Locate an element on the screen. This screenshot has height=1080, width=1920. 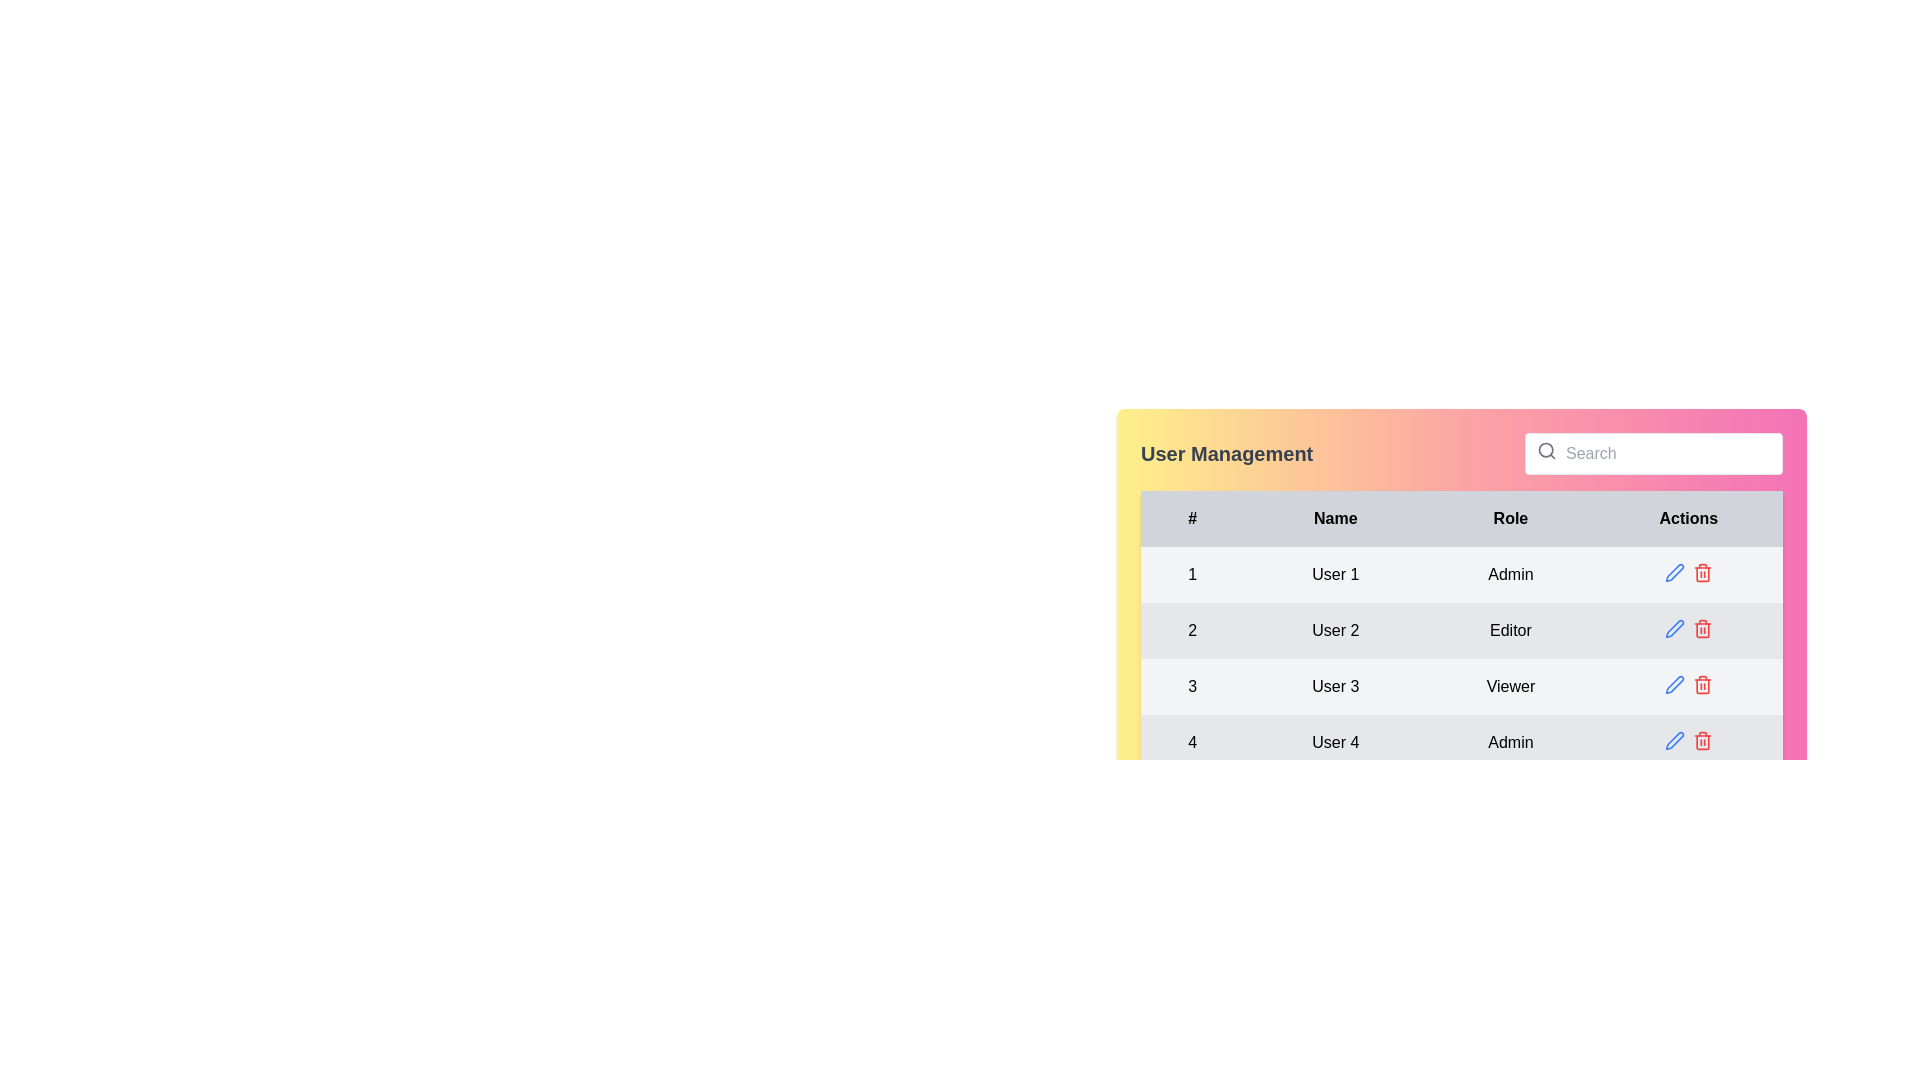
the text content displaying 'User 3' in the 'Name' column of the user management table, located in the third row between the 'Number' and 'Role' columns is located at coordinates (1335, 685).